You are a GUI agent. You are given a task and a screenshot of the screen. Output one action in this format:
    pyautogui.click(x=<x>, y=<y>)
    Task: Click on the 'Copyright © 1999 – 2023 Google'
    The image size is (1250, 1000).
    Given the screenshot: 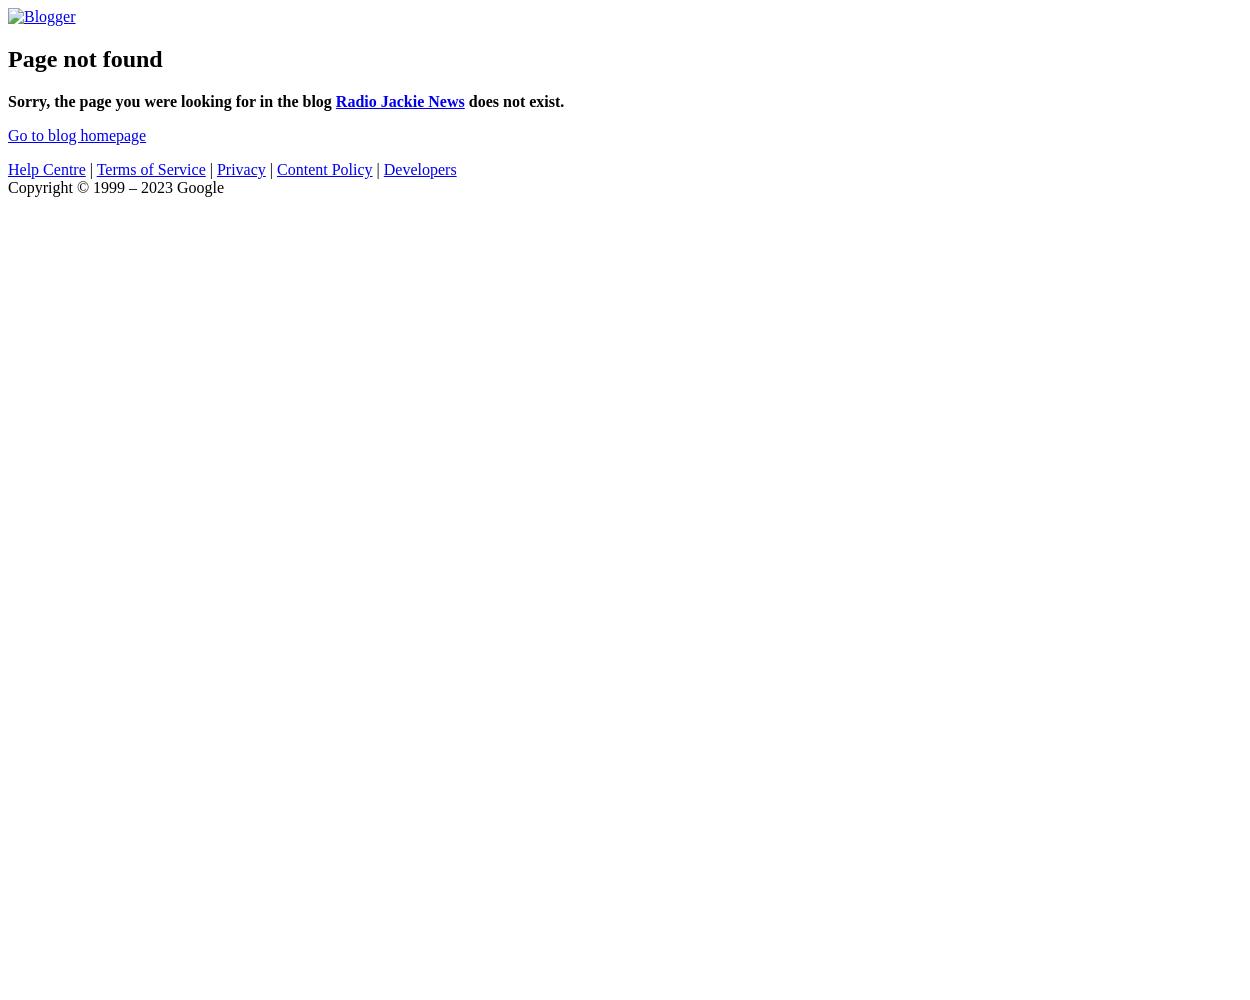 What is the action you would take?
    pyautogui.click(x=114, y=186)
    